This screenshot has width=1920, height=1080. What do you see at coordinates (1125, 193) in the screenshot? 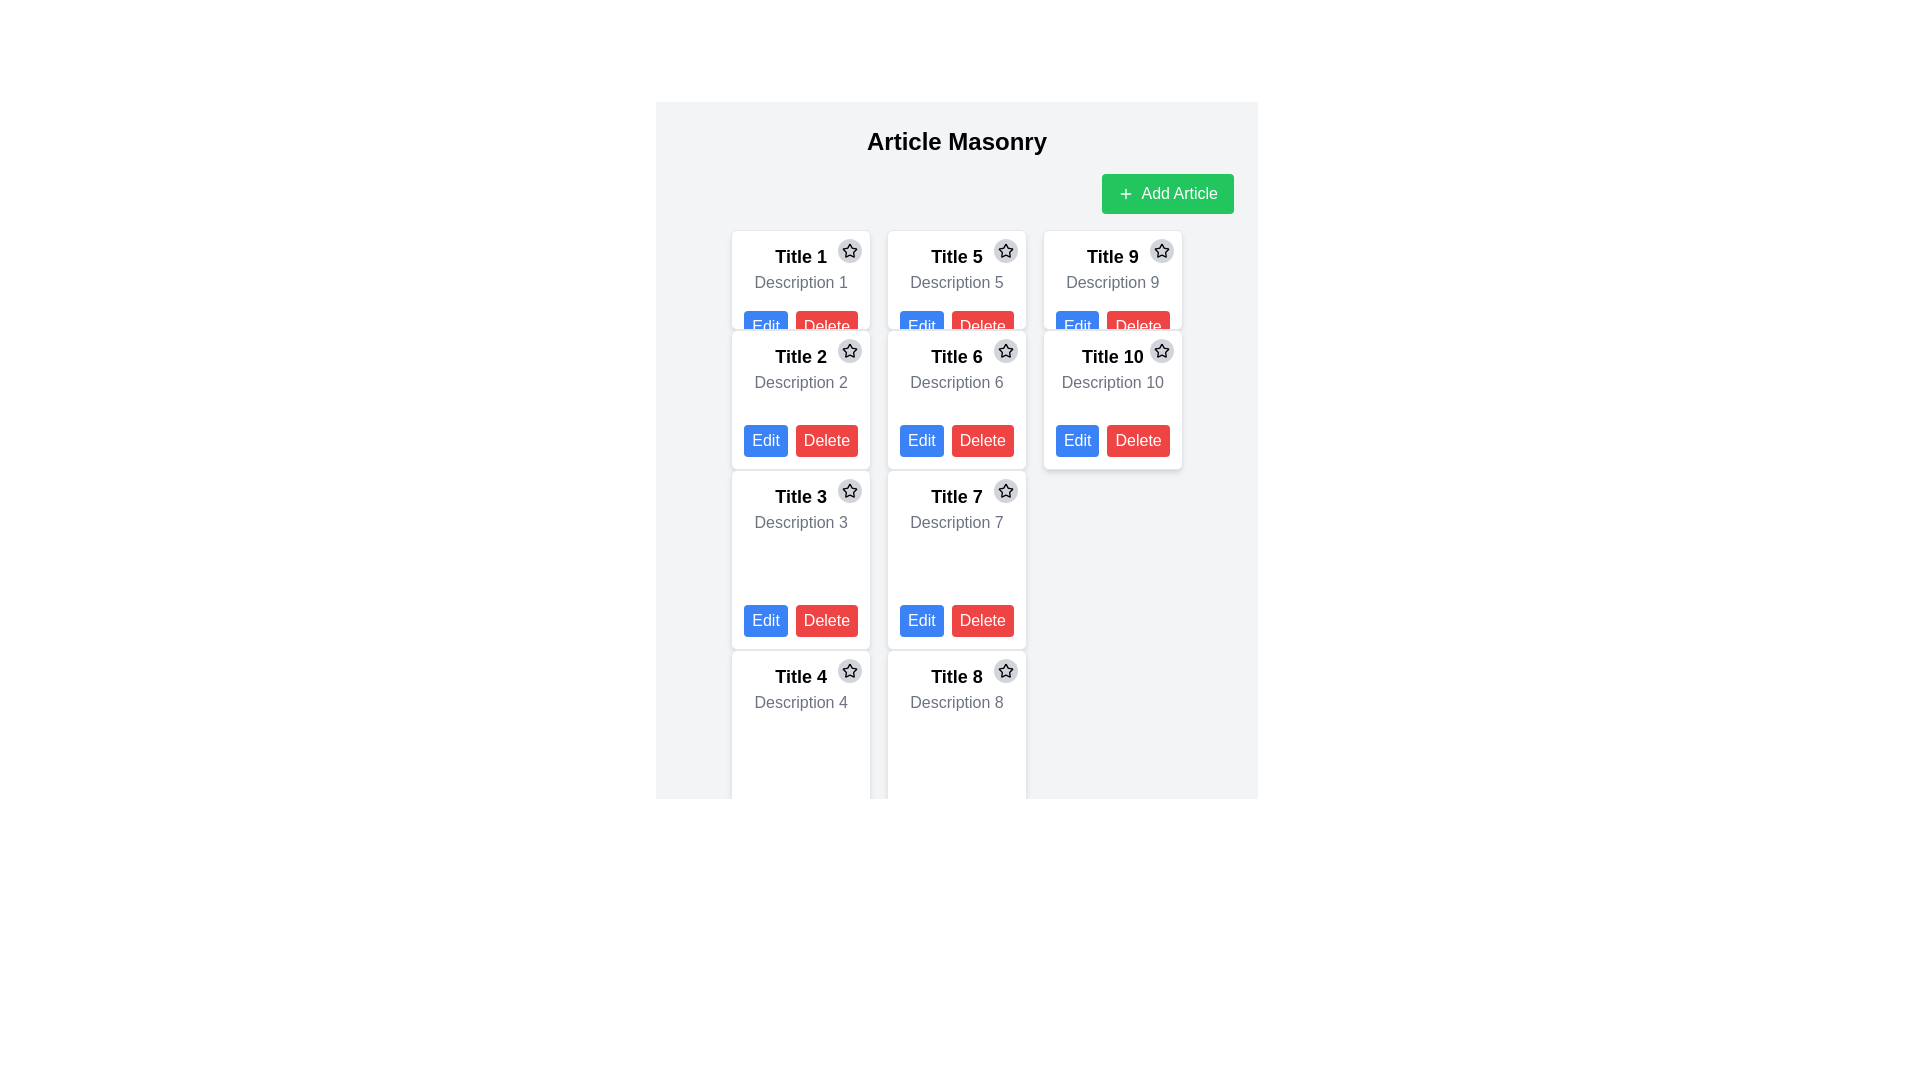
I see `the 'Add Article' icon located within the button in the upper-right corner next to the title 'Article Masonry'` at bounding box center [1125, 193].